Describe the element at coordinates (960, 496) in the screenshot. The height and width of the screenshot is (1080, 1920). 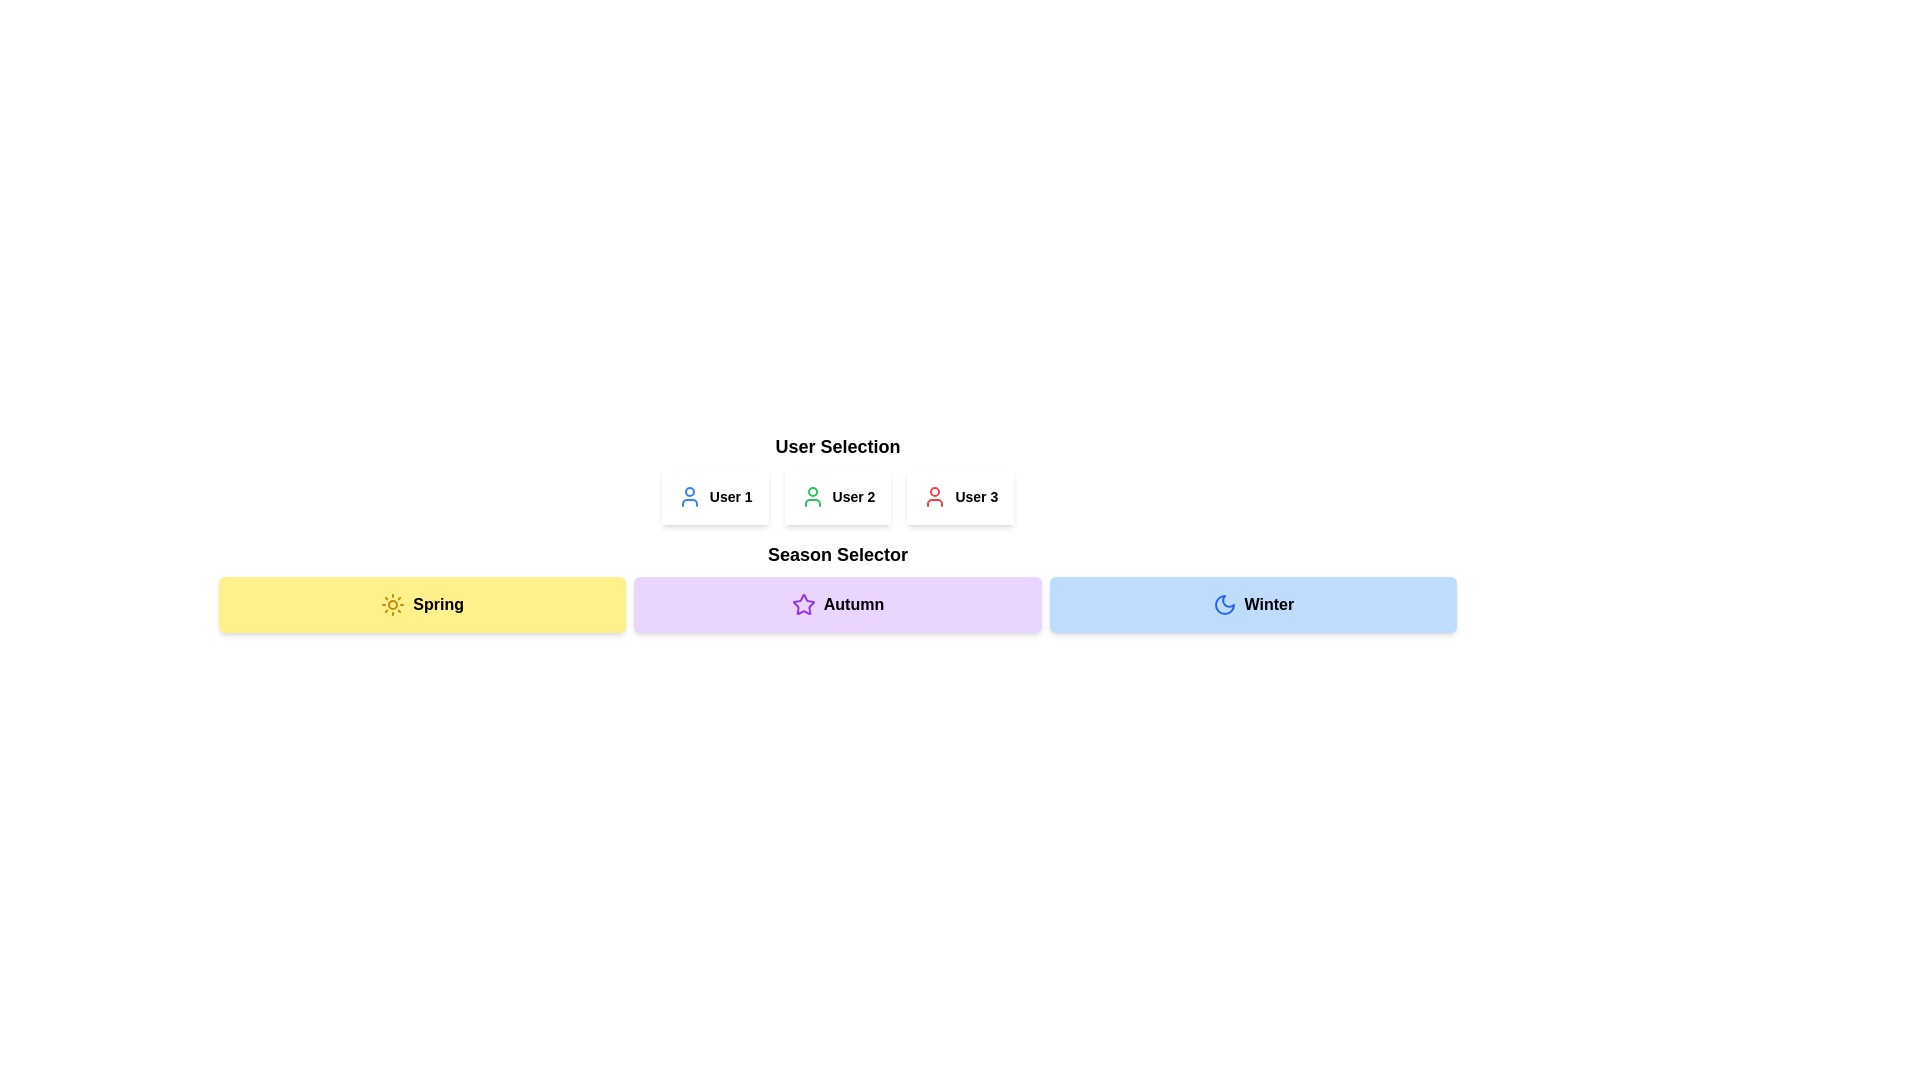
I see `the button labeled 'User 3' with a red user silhouette icon` at that location.